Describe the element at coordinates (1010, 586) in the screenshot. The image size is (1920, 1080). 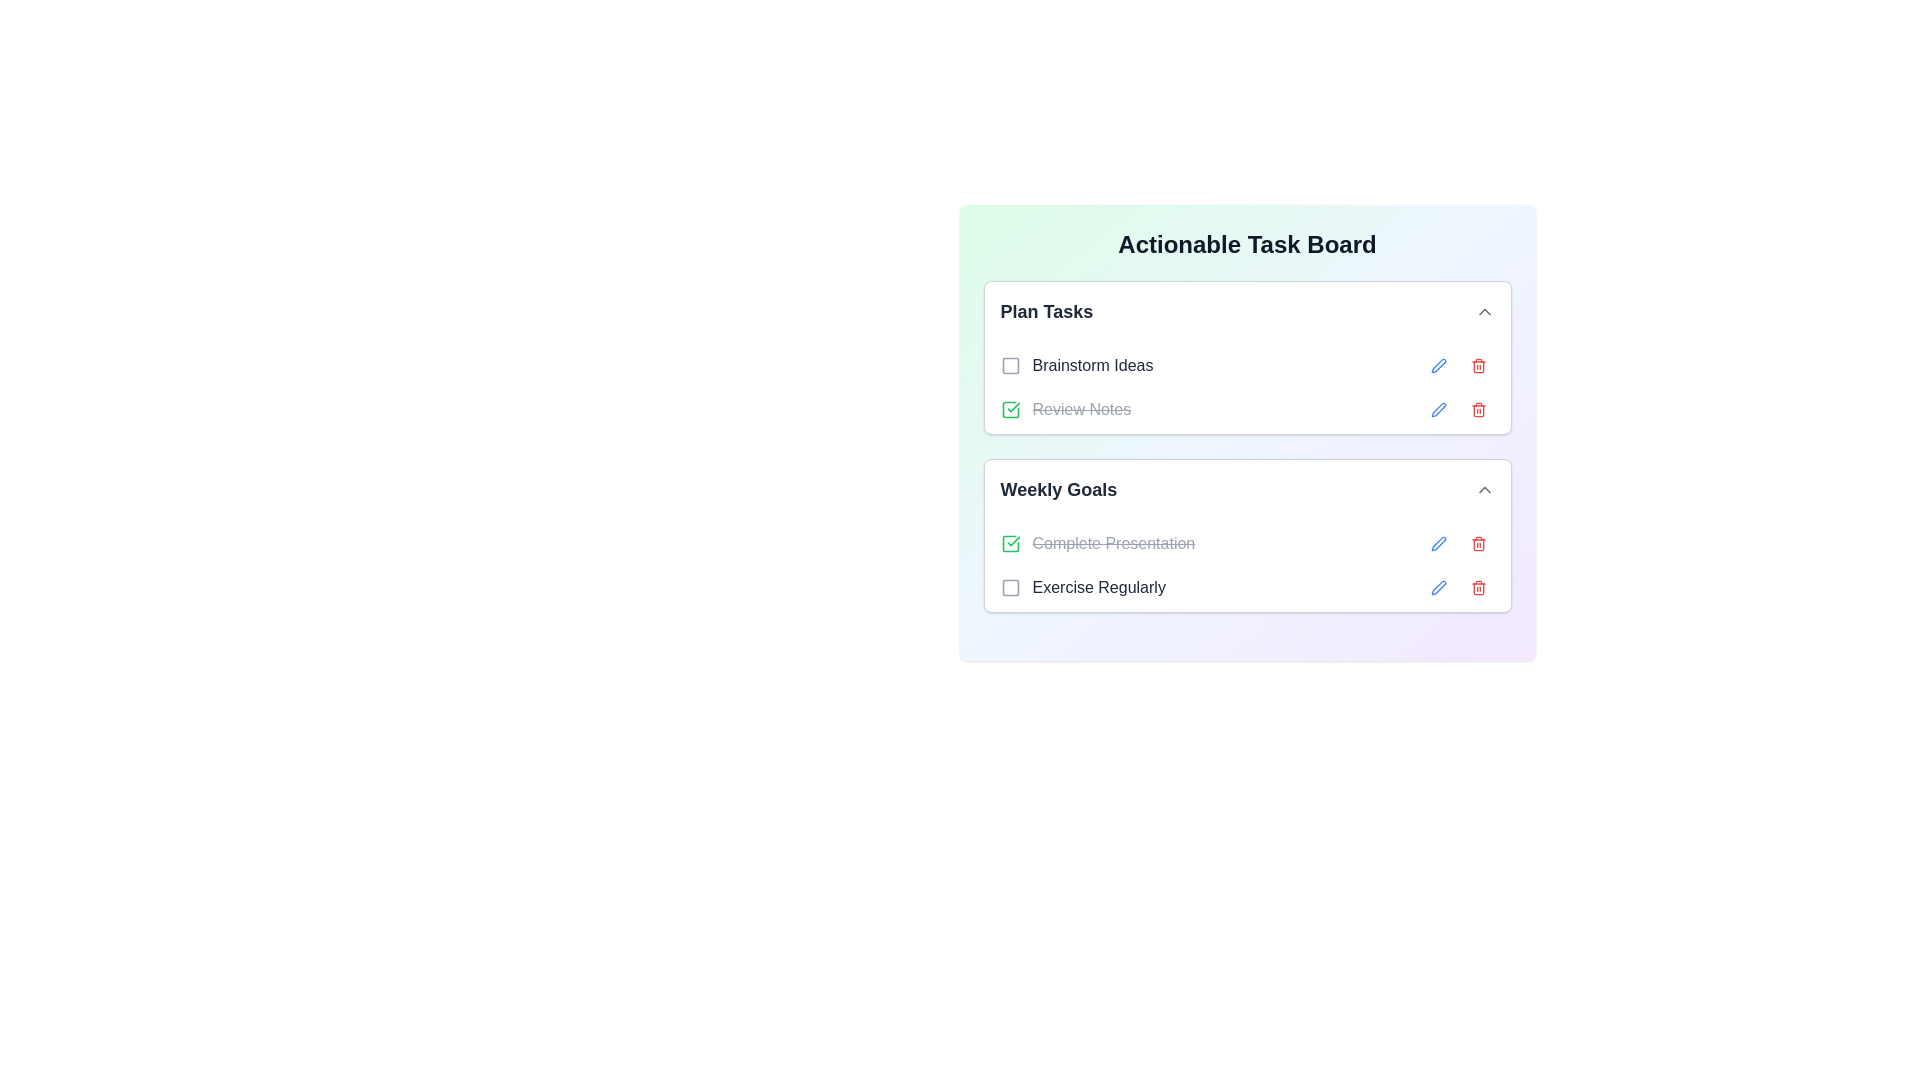
I see `the square-shaped UI component with rounded corners located in the 'Weekly Goals' section, next to the 'Exercise Regularly' task` at that location.